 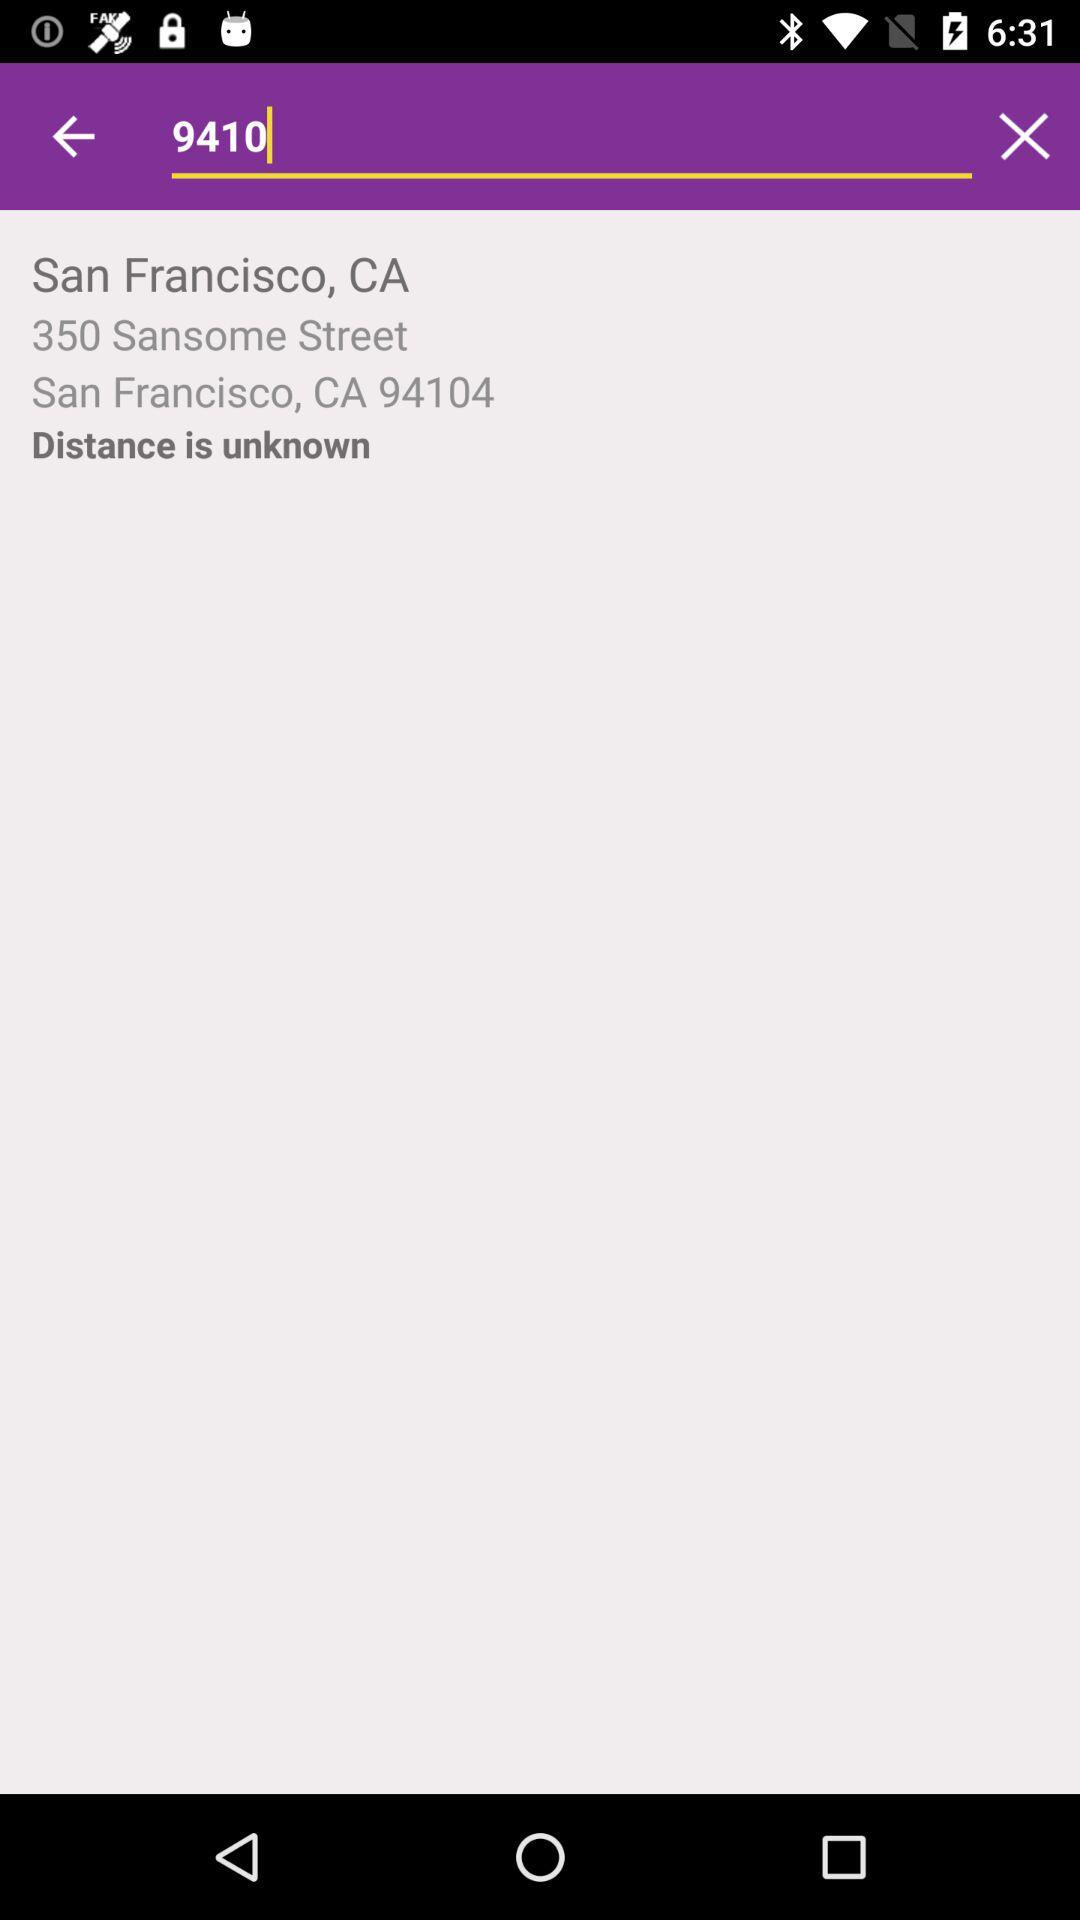 I want to click on clear search box, so click(x=1024, y=135).